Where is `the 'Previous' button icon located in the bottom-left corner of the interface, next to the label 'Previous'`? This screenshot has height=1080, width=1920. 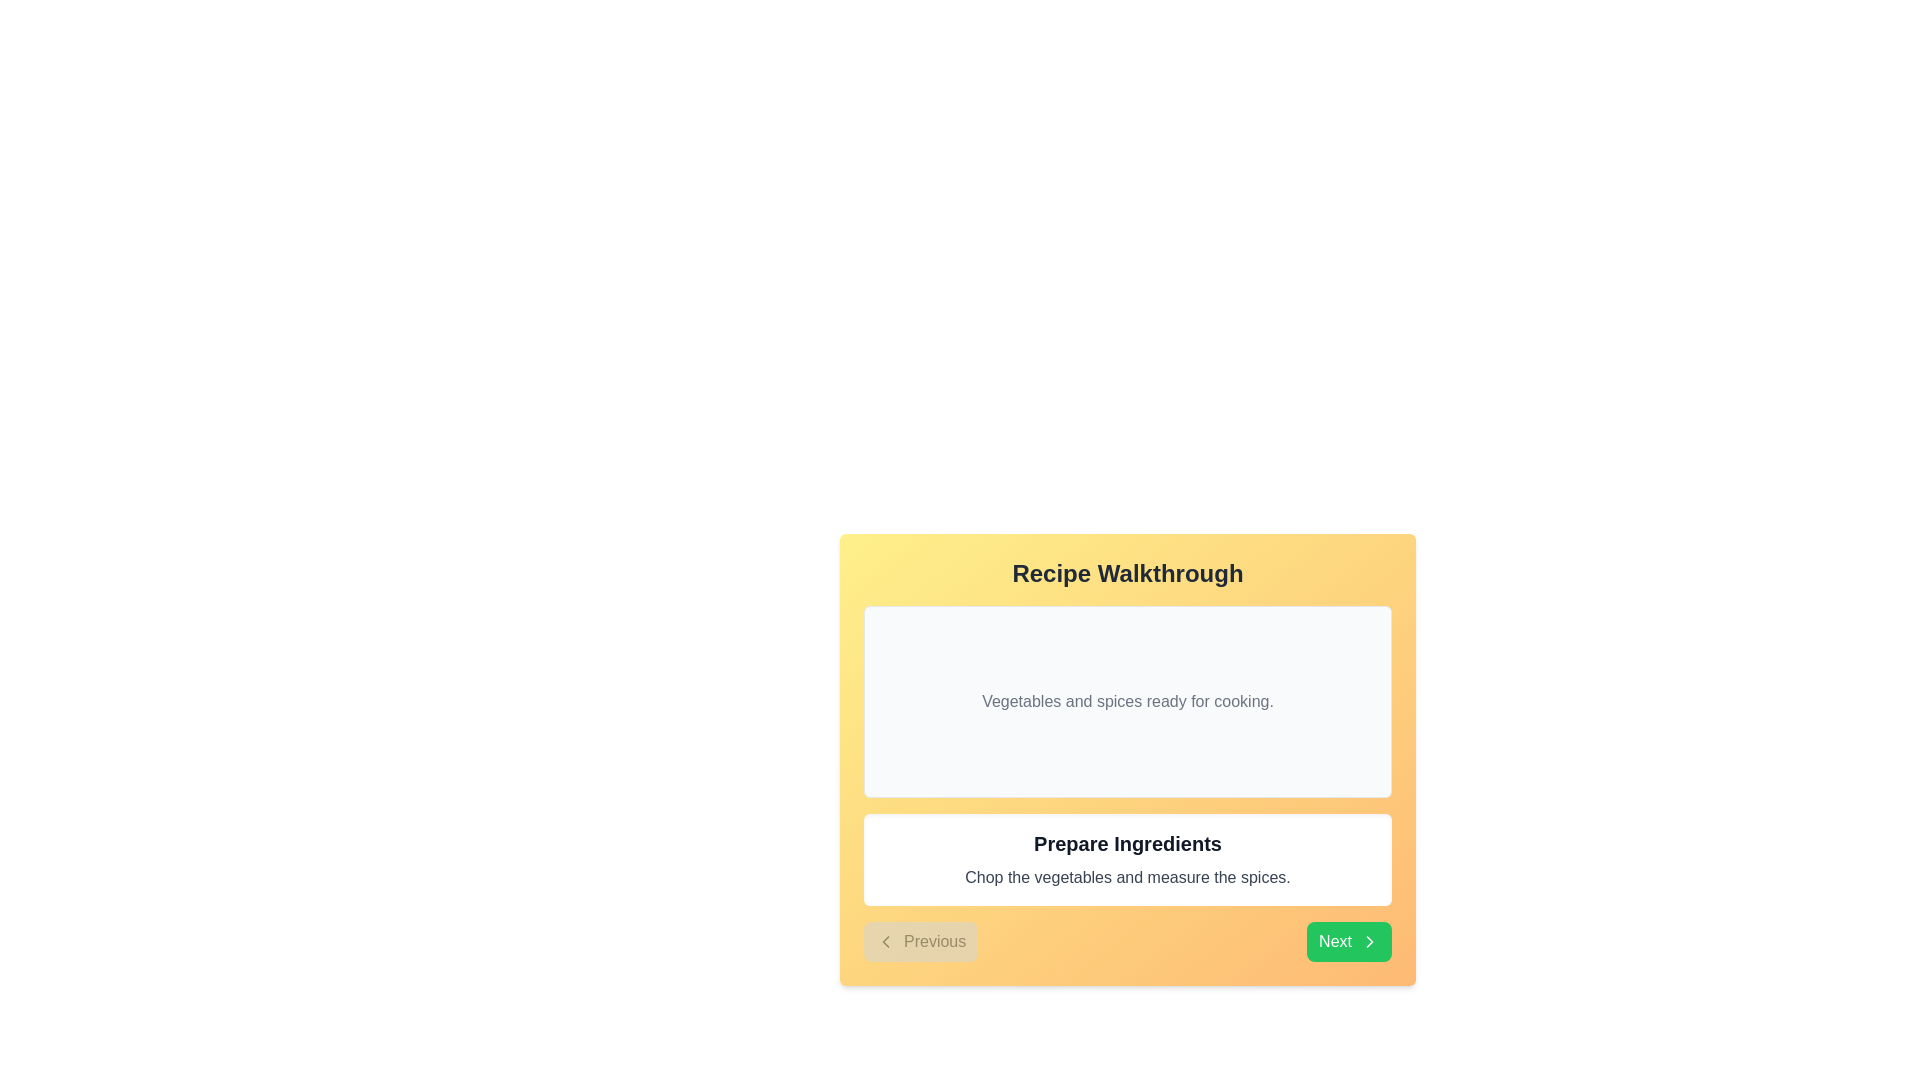 the 'Previous' button icon located in the bottom-left corner of the interface, next to the label 'Previous' is located at coordinates (885, 941).